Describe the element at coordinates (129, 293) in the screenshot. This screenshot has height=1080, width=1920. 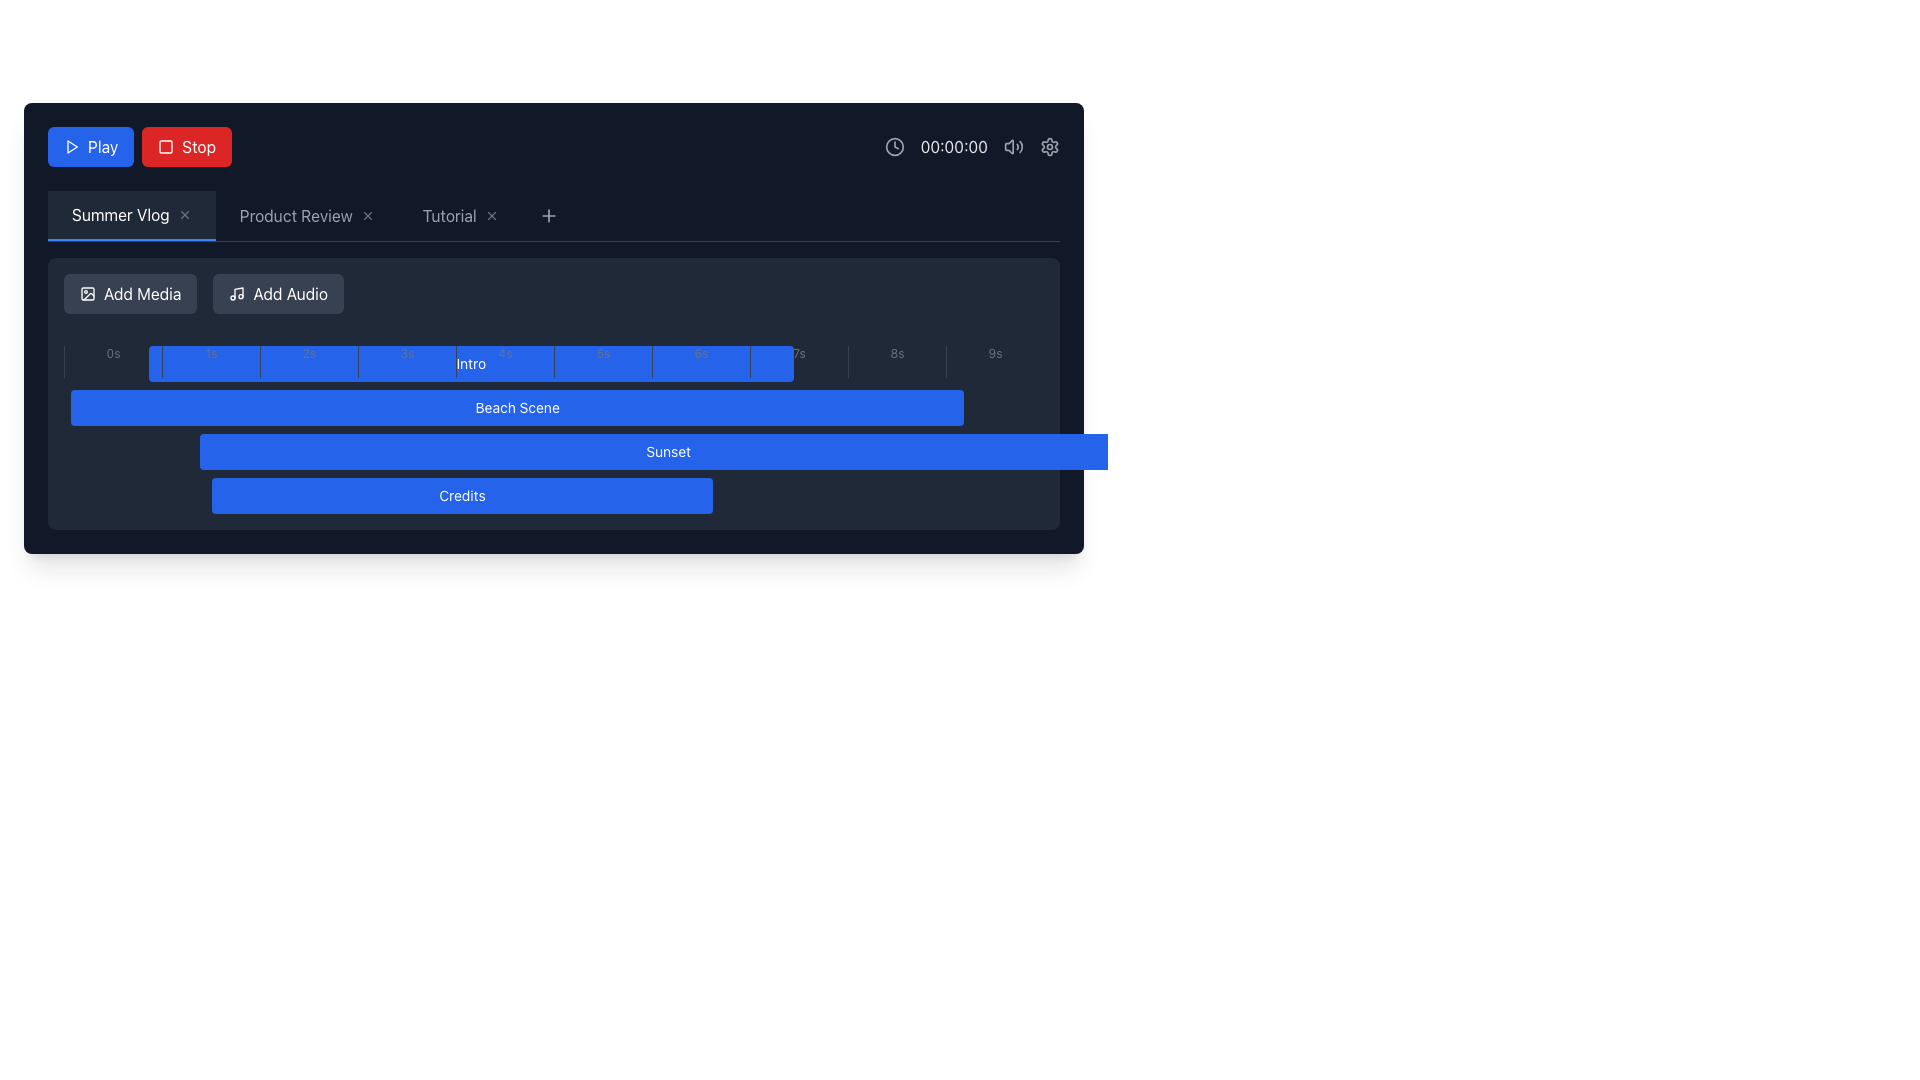
I see `the leftmost button in the toolbar that opens a dialog for adding media files to the project` at that location.